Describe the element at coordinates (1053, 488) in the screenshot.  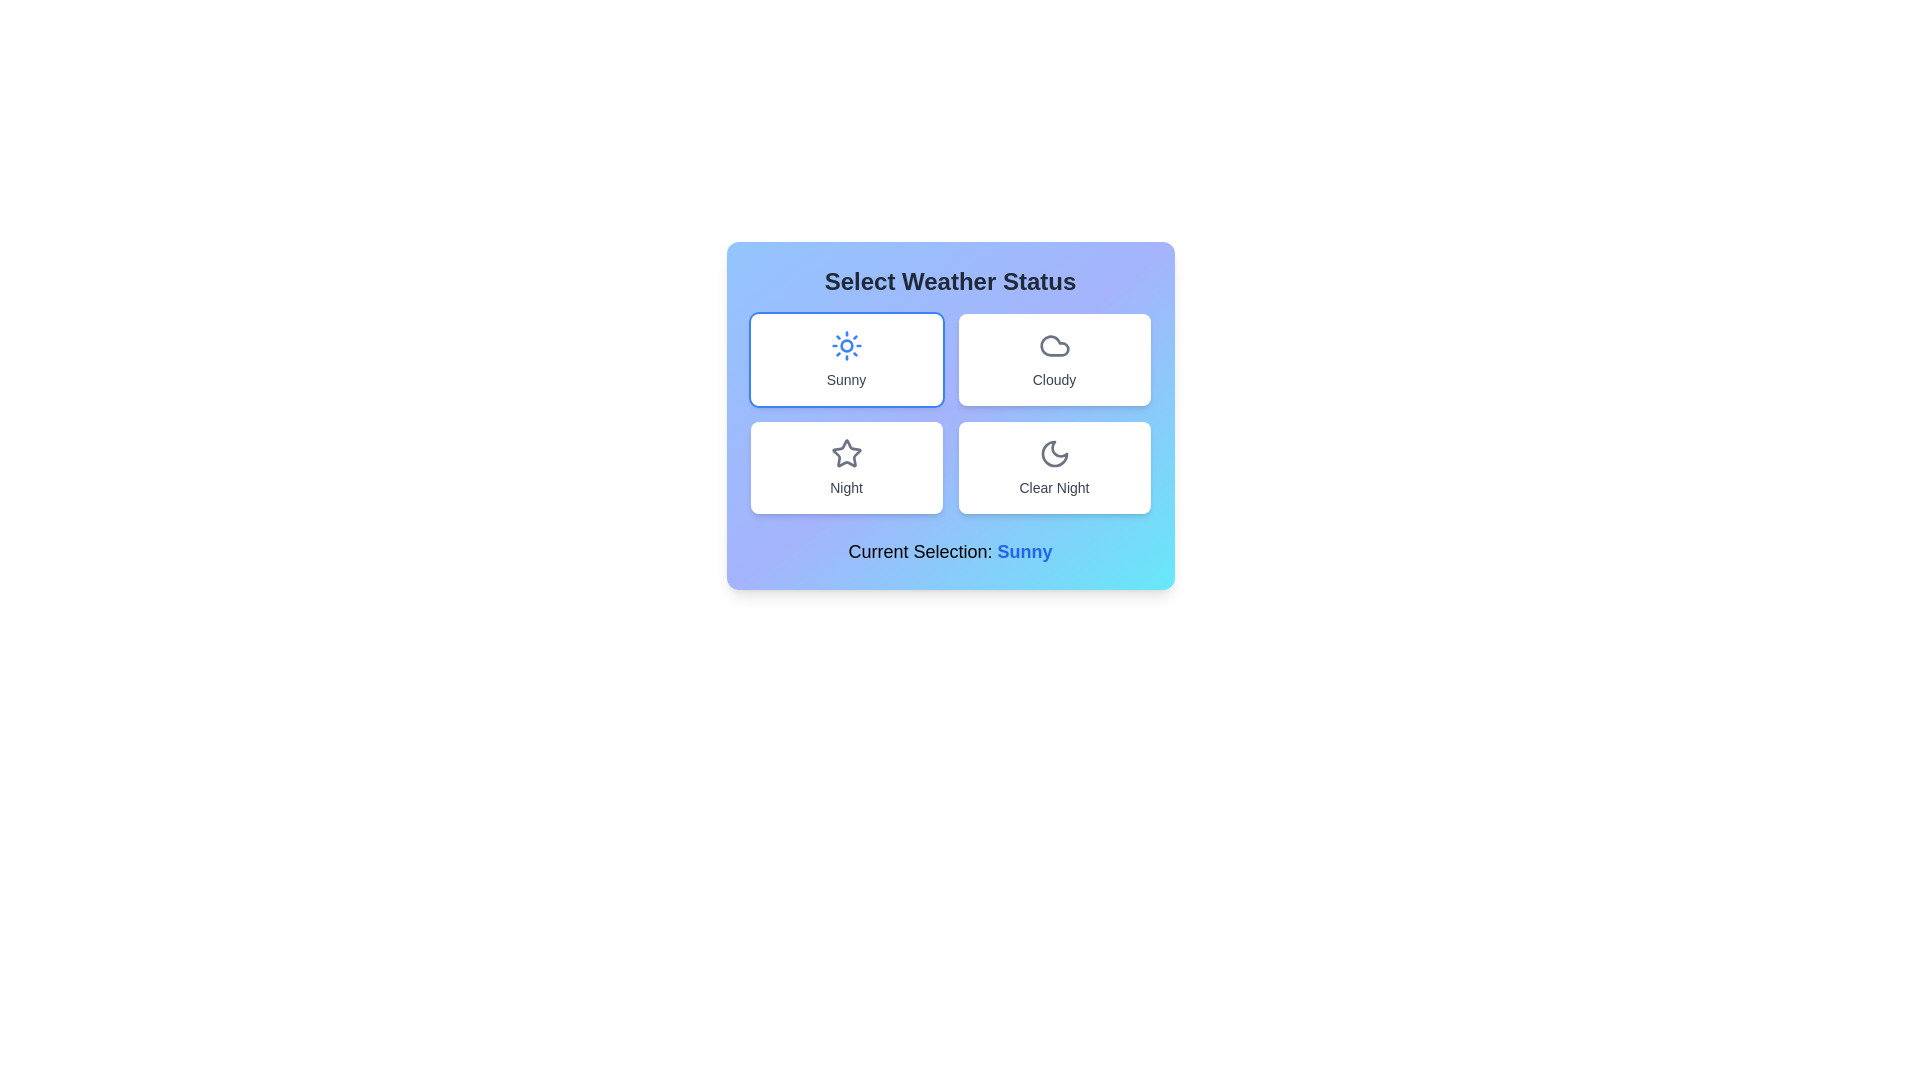
I see `the text label displaying 'Clear Night', which is styled with a smaller font size and medium weight, located in the bottom-right option of the weather status selections` at that location.